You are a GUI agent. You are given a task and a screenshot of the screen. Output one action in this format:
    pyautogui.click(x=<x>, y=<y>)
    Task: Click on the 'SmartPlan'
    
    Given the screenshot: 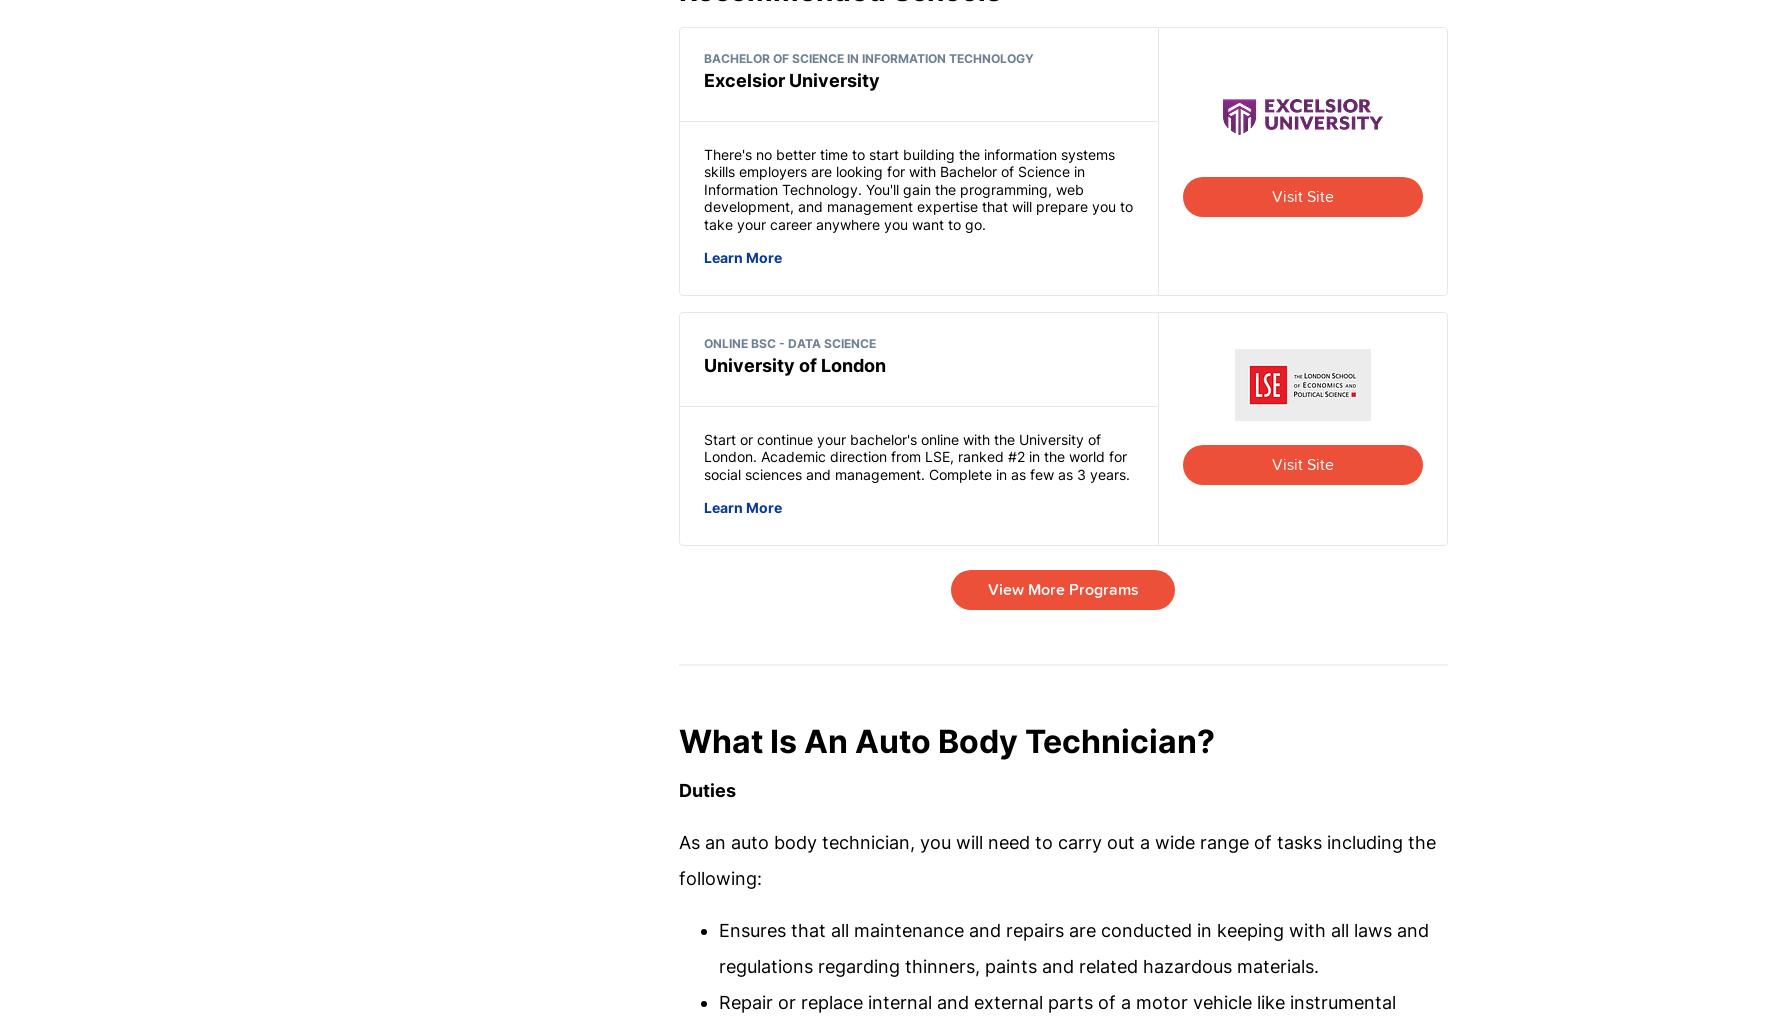 What is the action you would take?
    pyautogui.click(x=826, y=795)
    